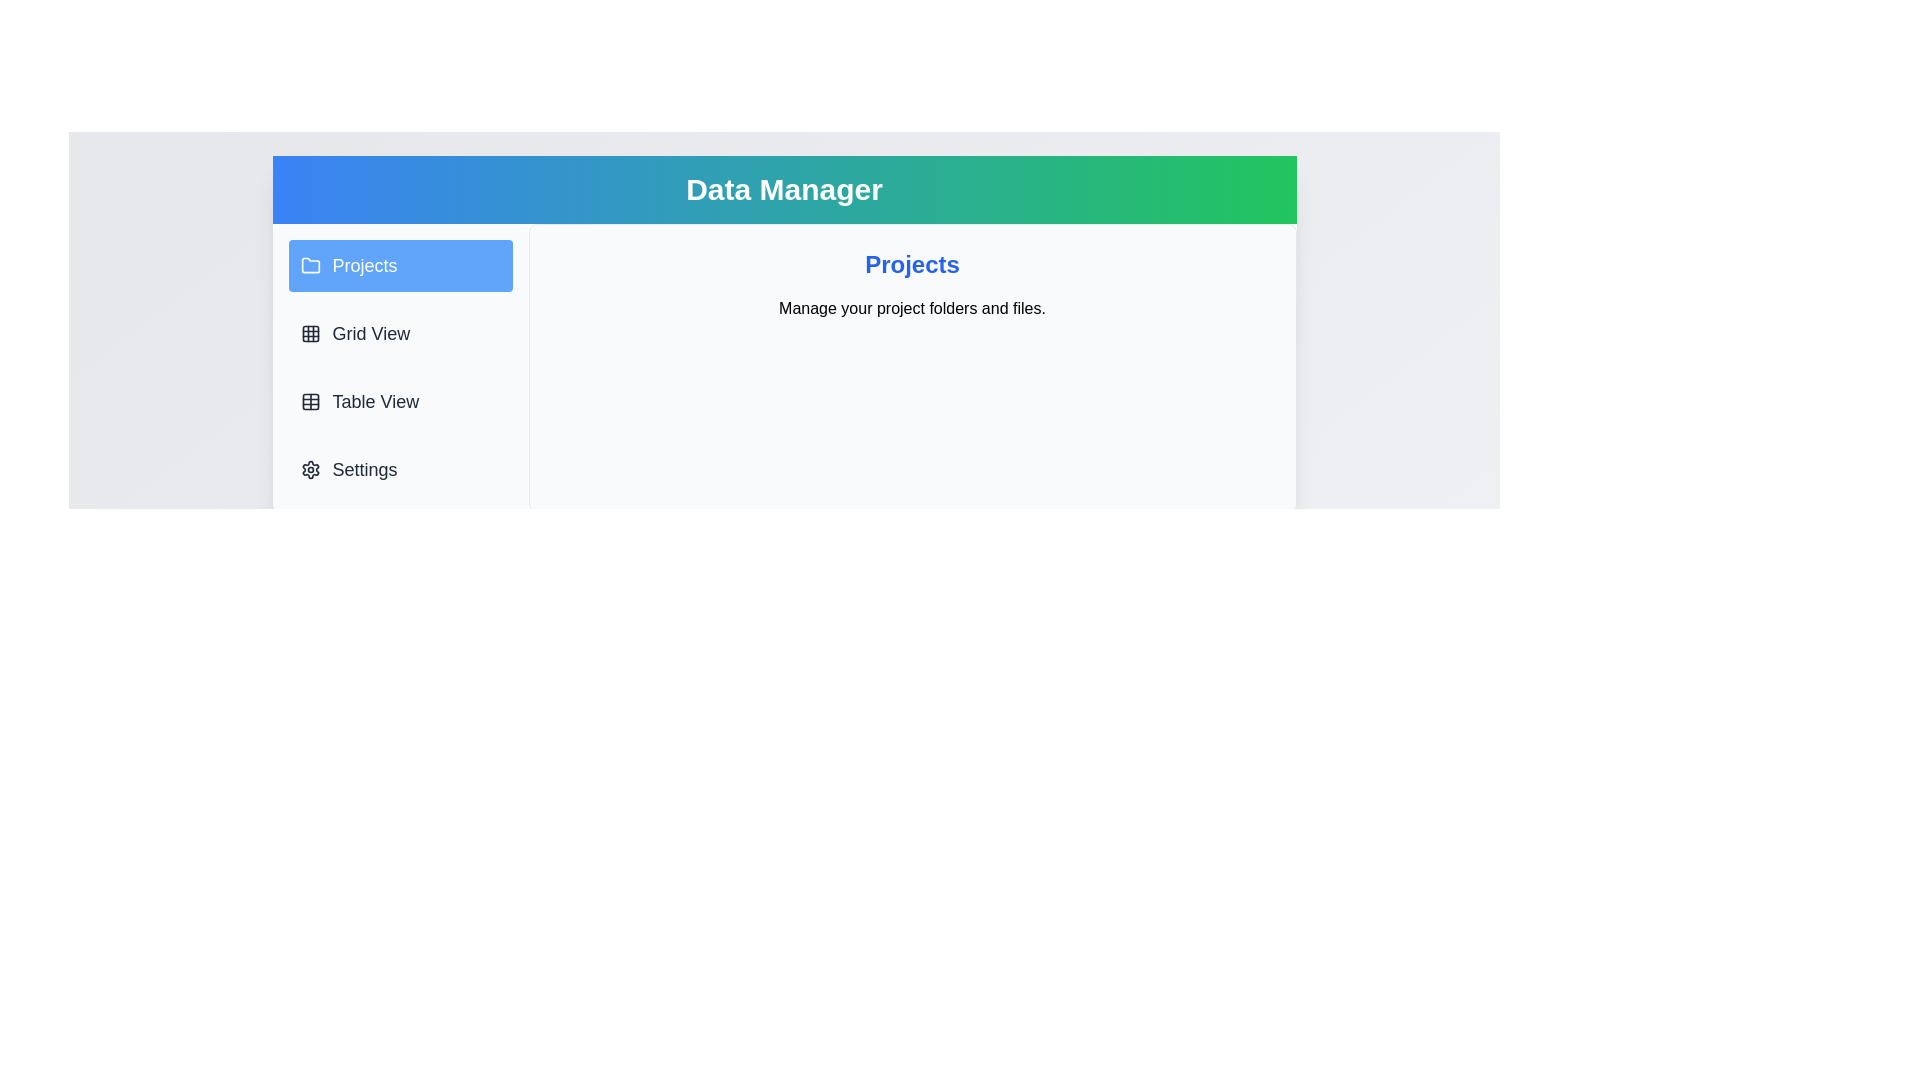 The height and width of the screenshot is (1080, 1920). I want to click on the tab labeled Grid View, so click(400, 333).